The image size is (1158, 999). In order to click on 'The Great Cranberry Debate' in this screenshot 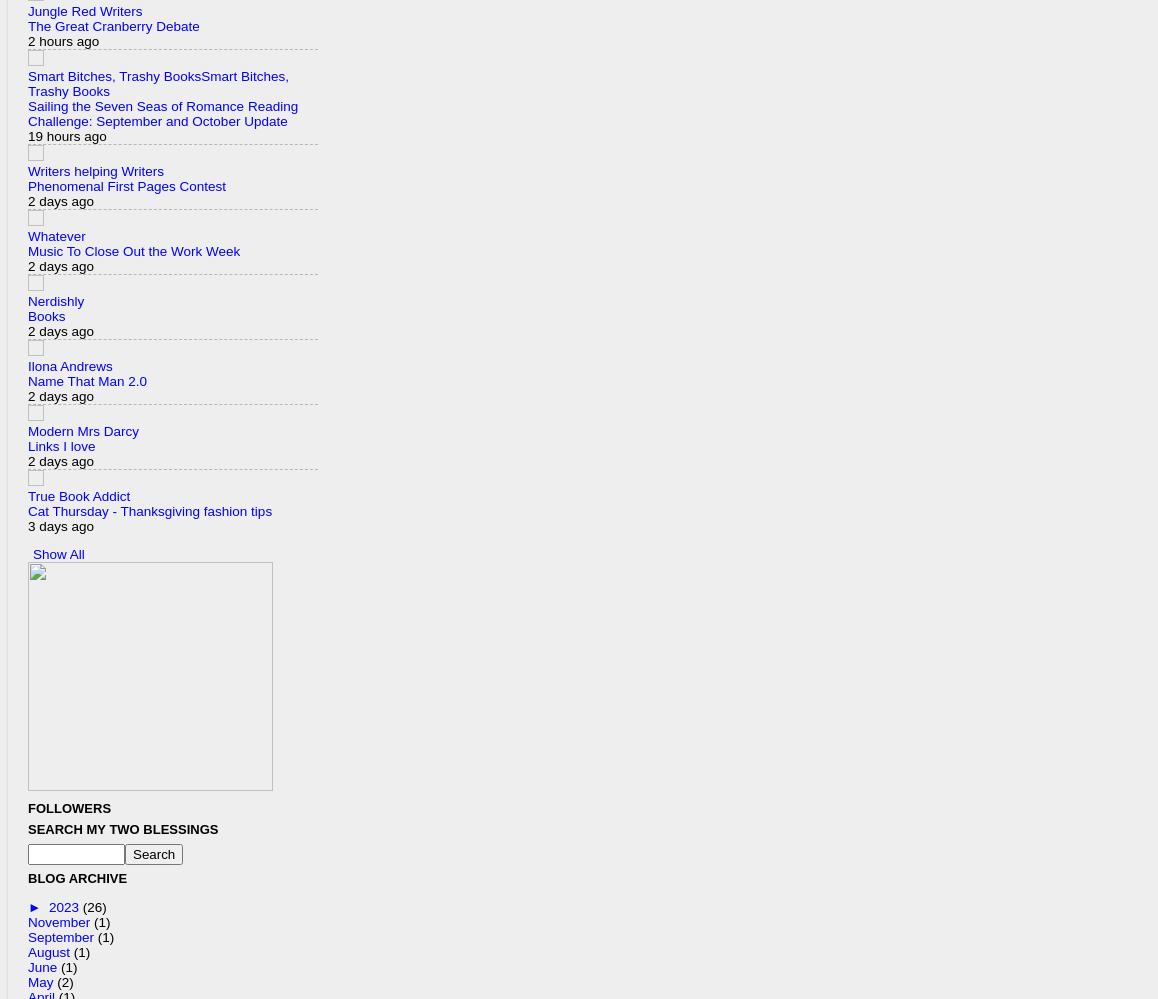, I will do `click(113, 25)`.